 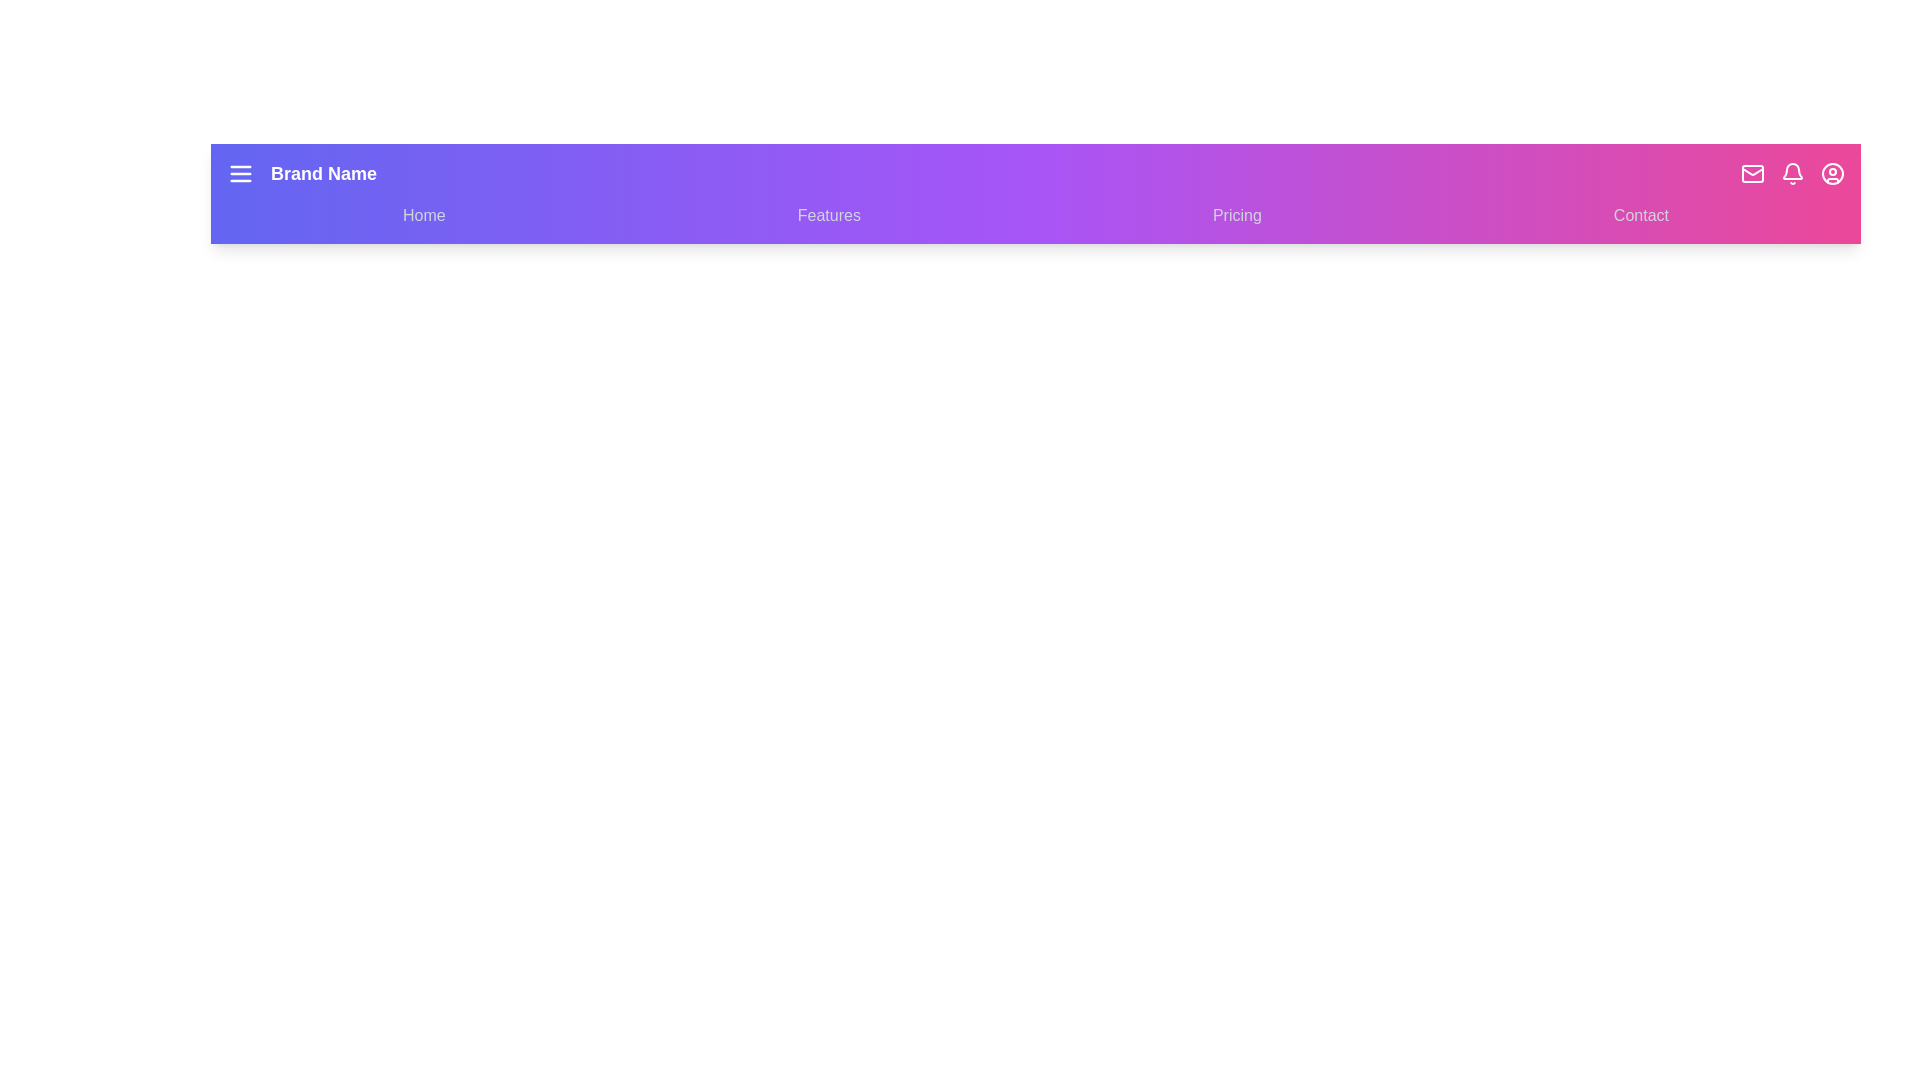 What do you see at coordinates (422, 216) in the screenshot?
I see `the navigation link labeled Home` at bounding box center [422, 216].